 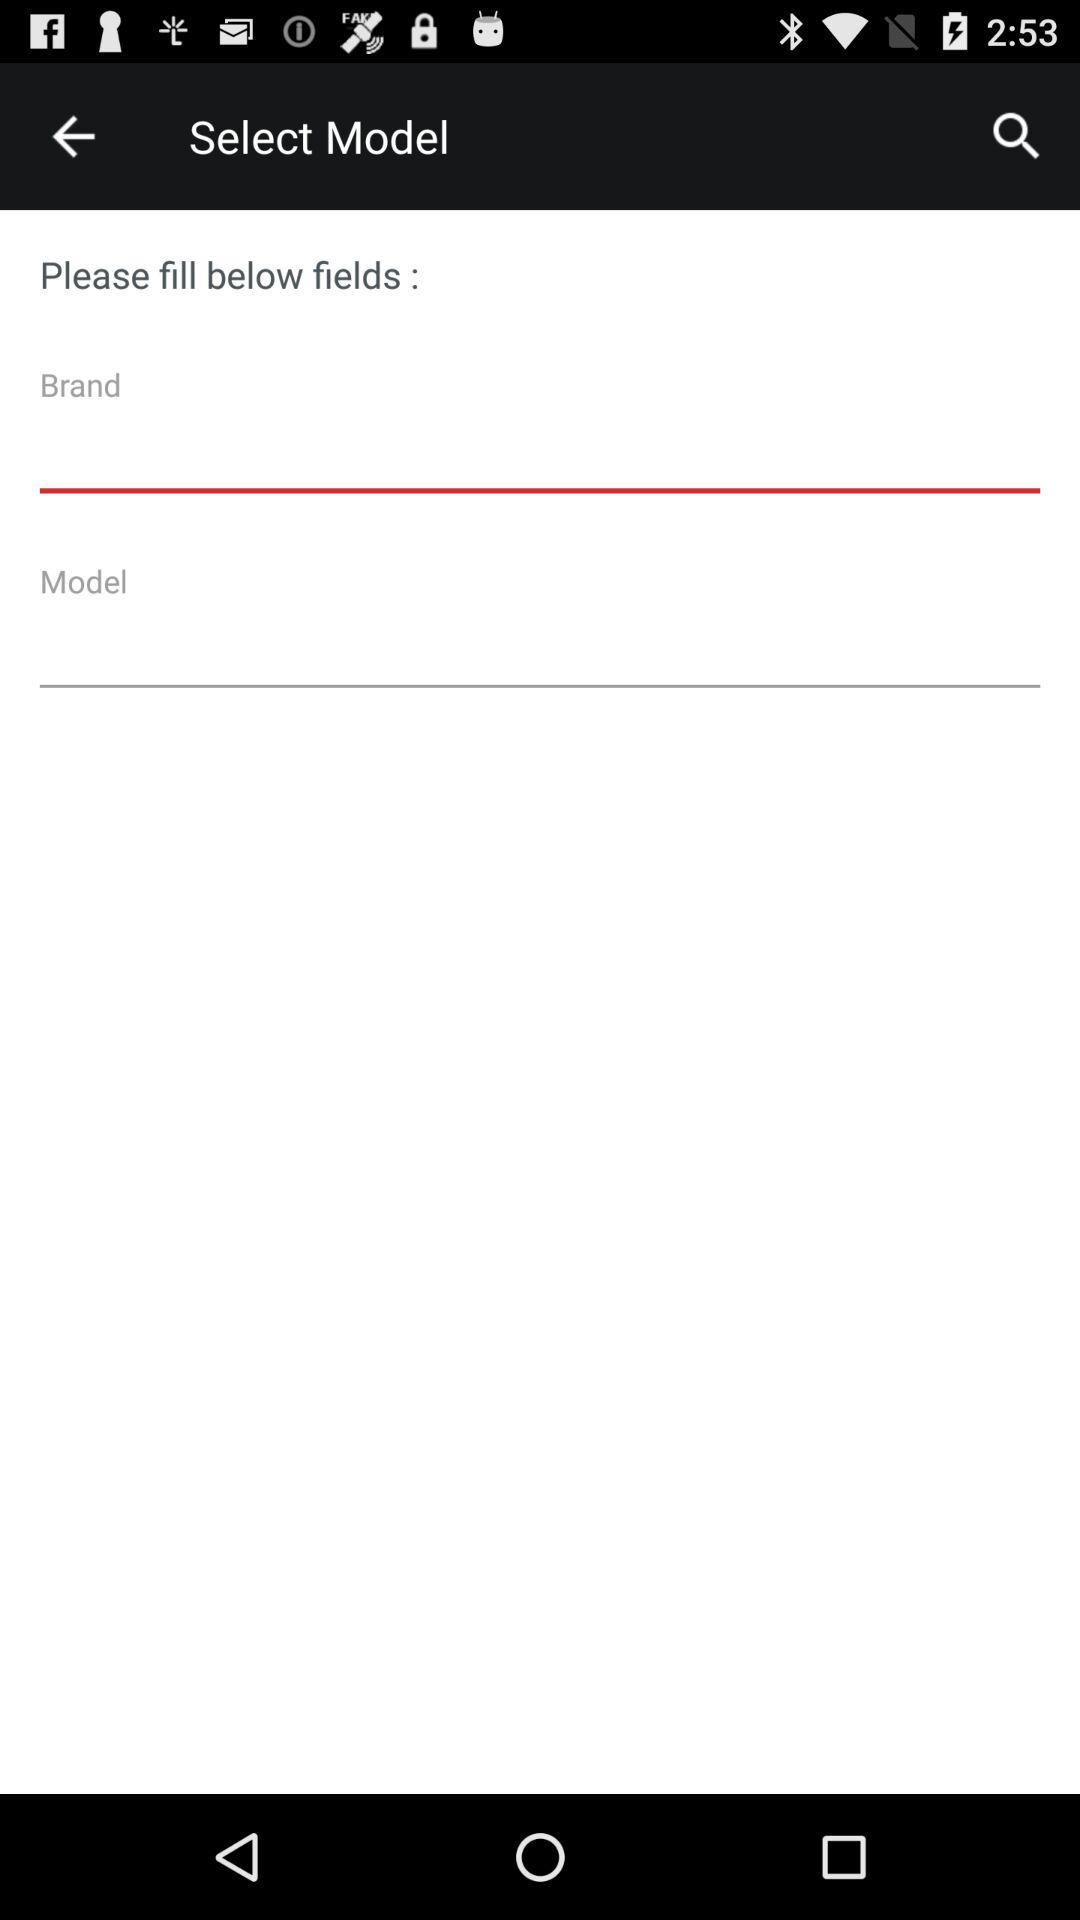 I want to click on model text box, so click(x=540, y=632).